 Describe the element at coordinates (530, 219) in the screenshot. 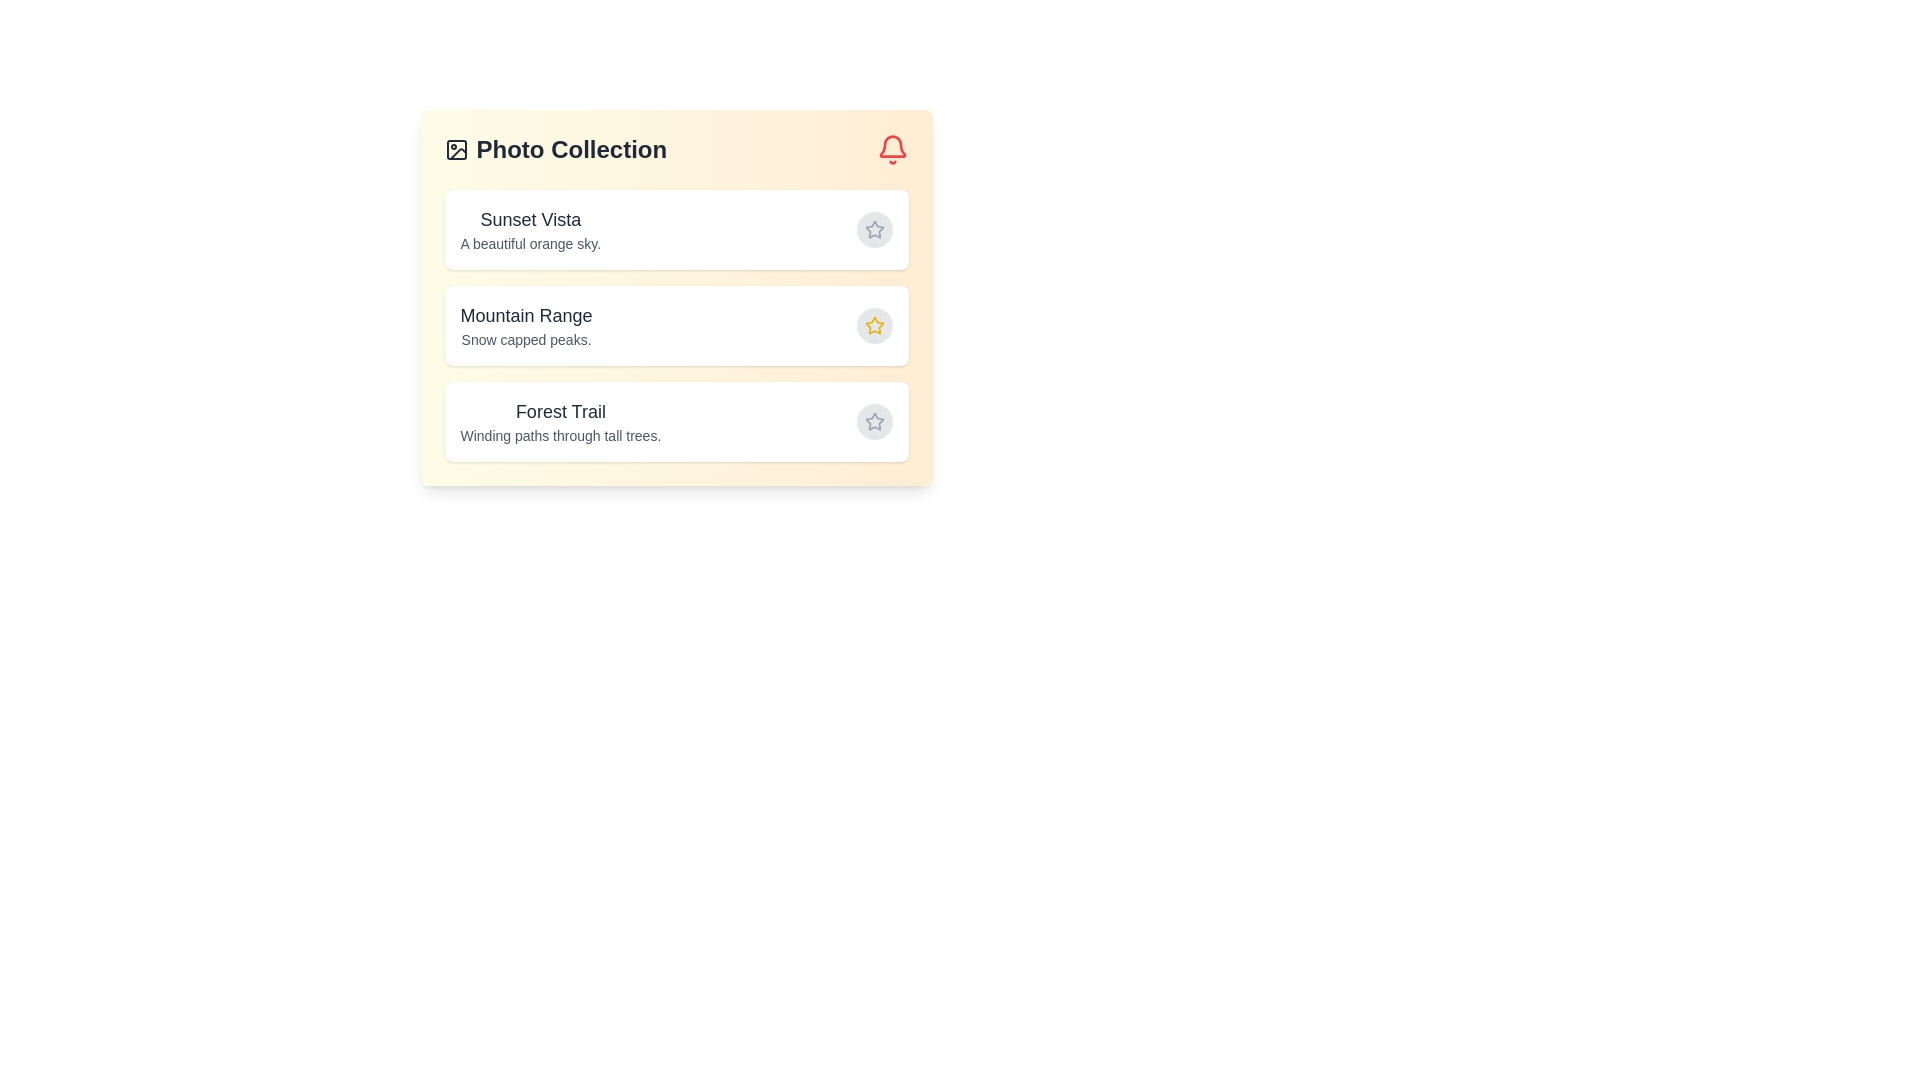

I see `the title of Sunset Vista for selection or copying` at that location.